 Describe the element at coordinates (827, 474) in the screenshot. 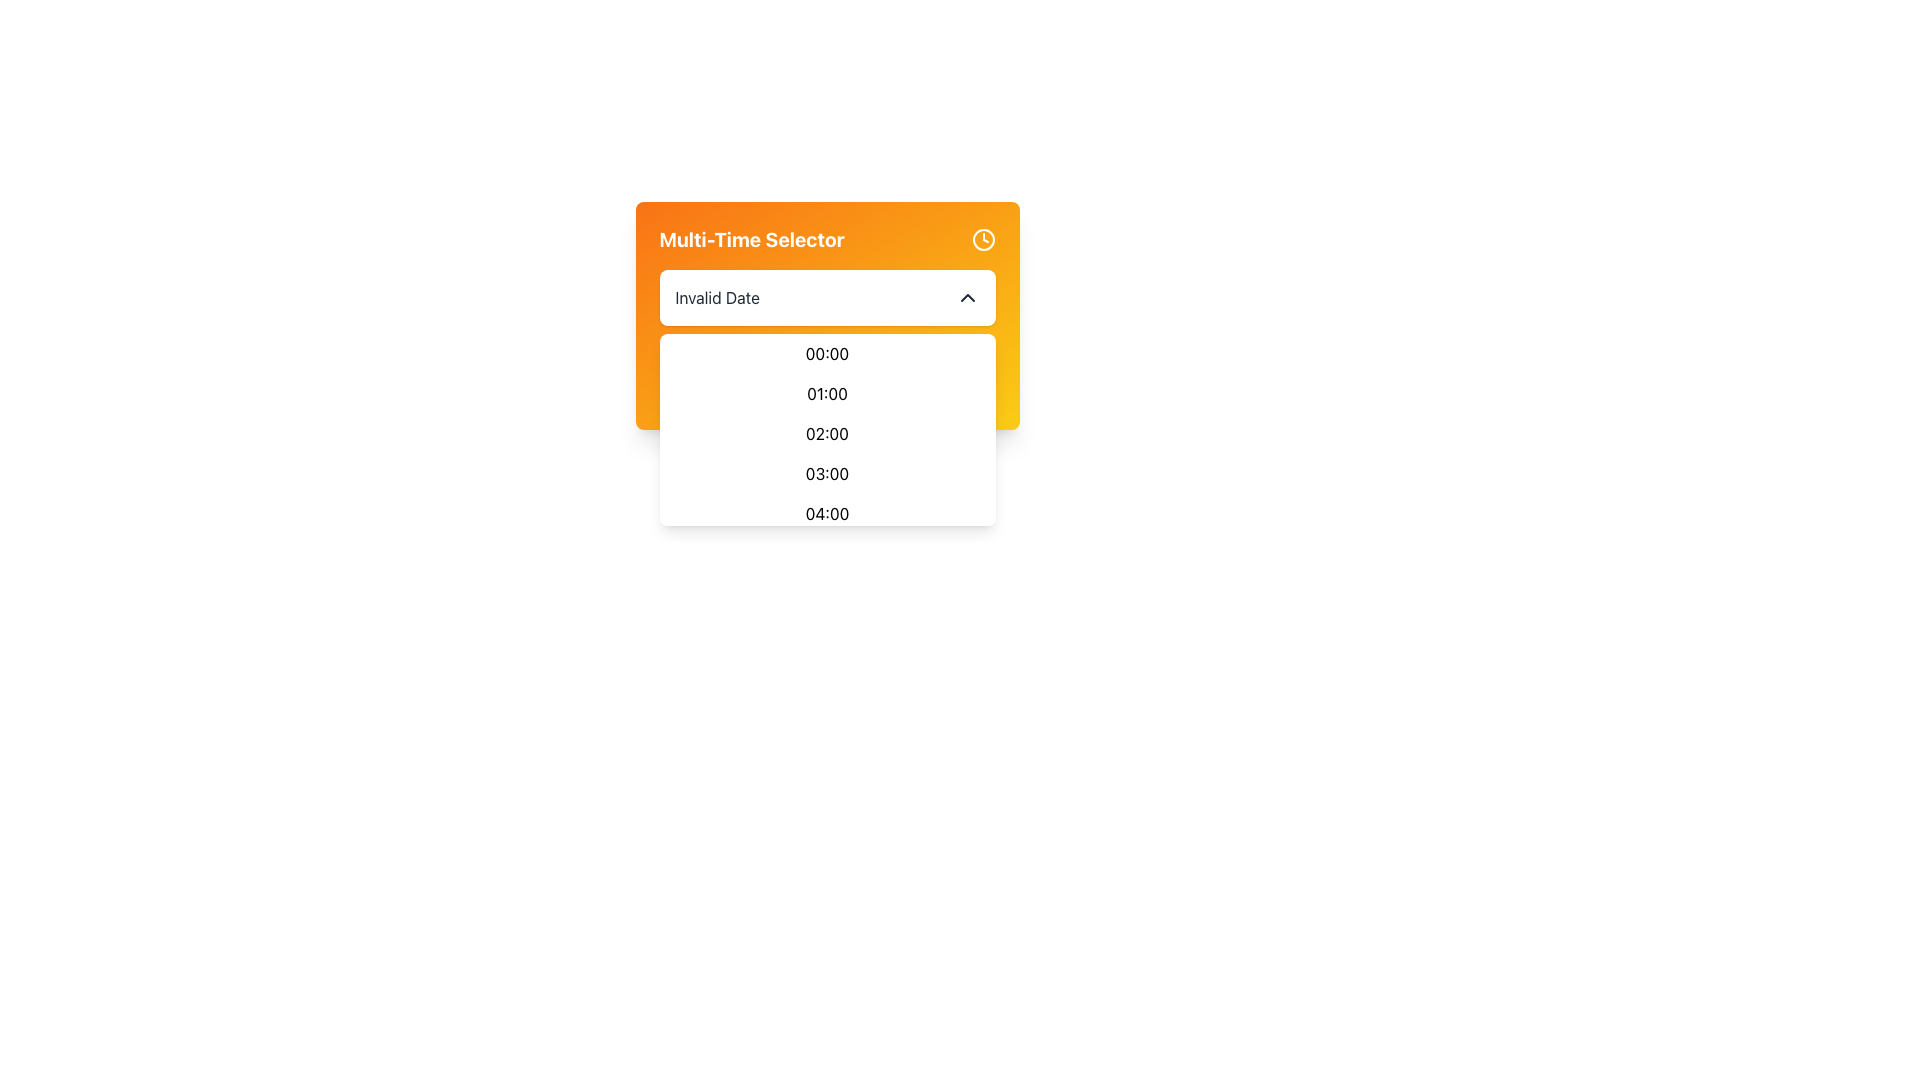

I see `the selectable time slot '03:00' in the dropdown list to trigger hover styling` at that location.